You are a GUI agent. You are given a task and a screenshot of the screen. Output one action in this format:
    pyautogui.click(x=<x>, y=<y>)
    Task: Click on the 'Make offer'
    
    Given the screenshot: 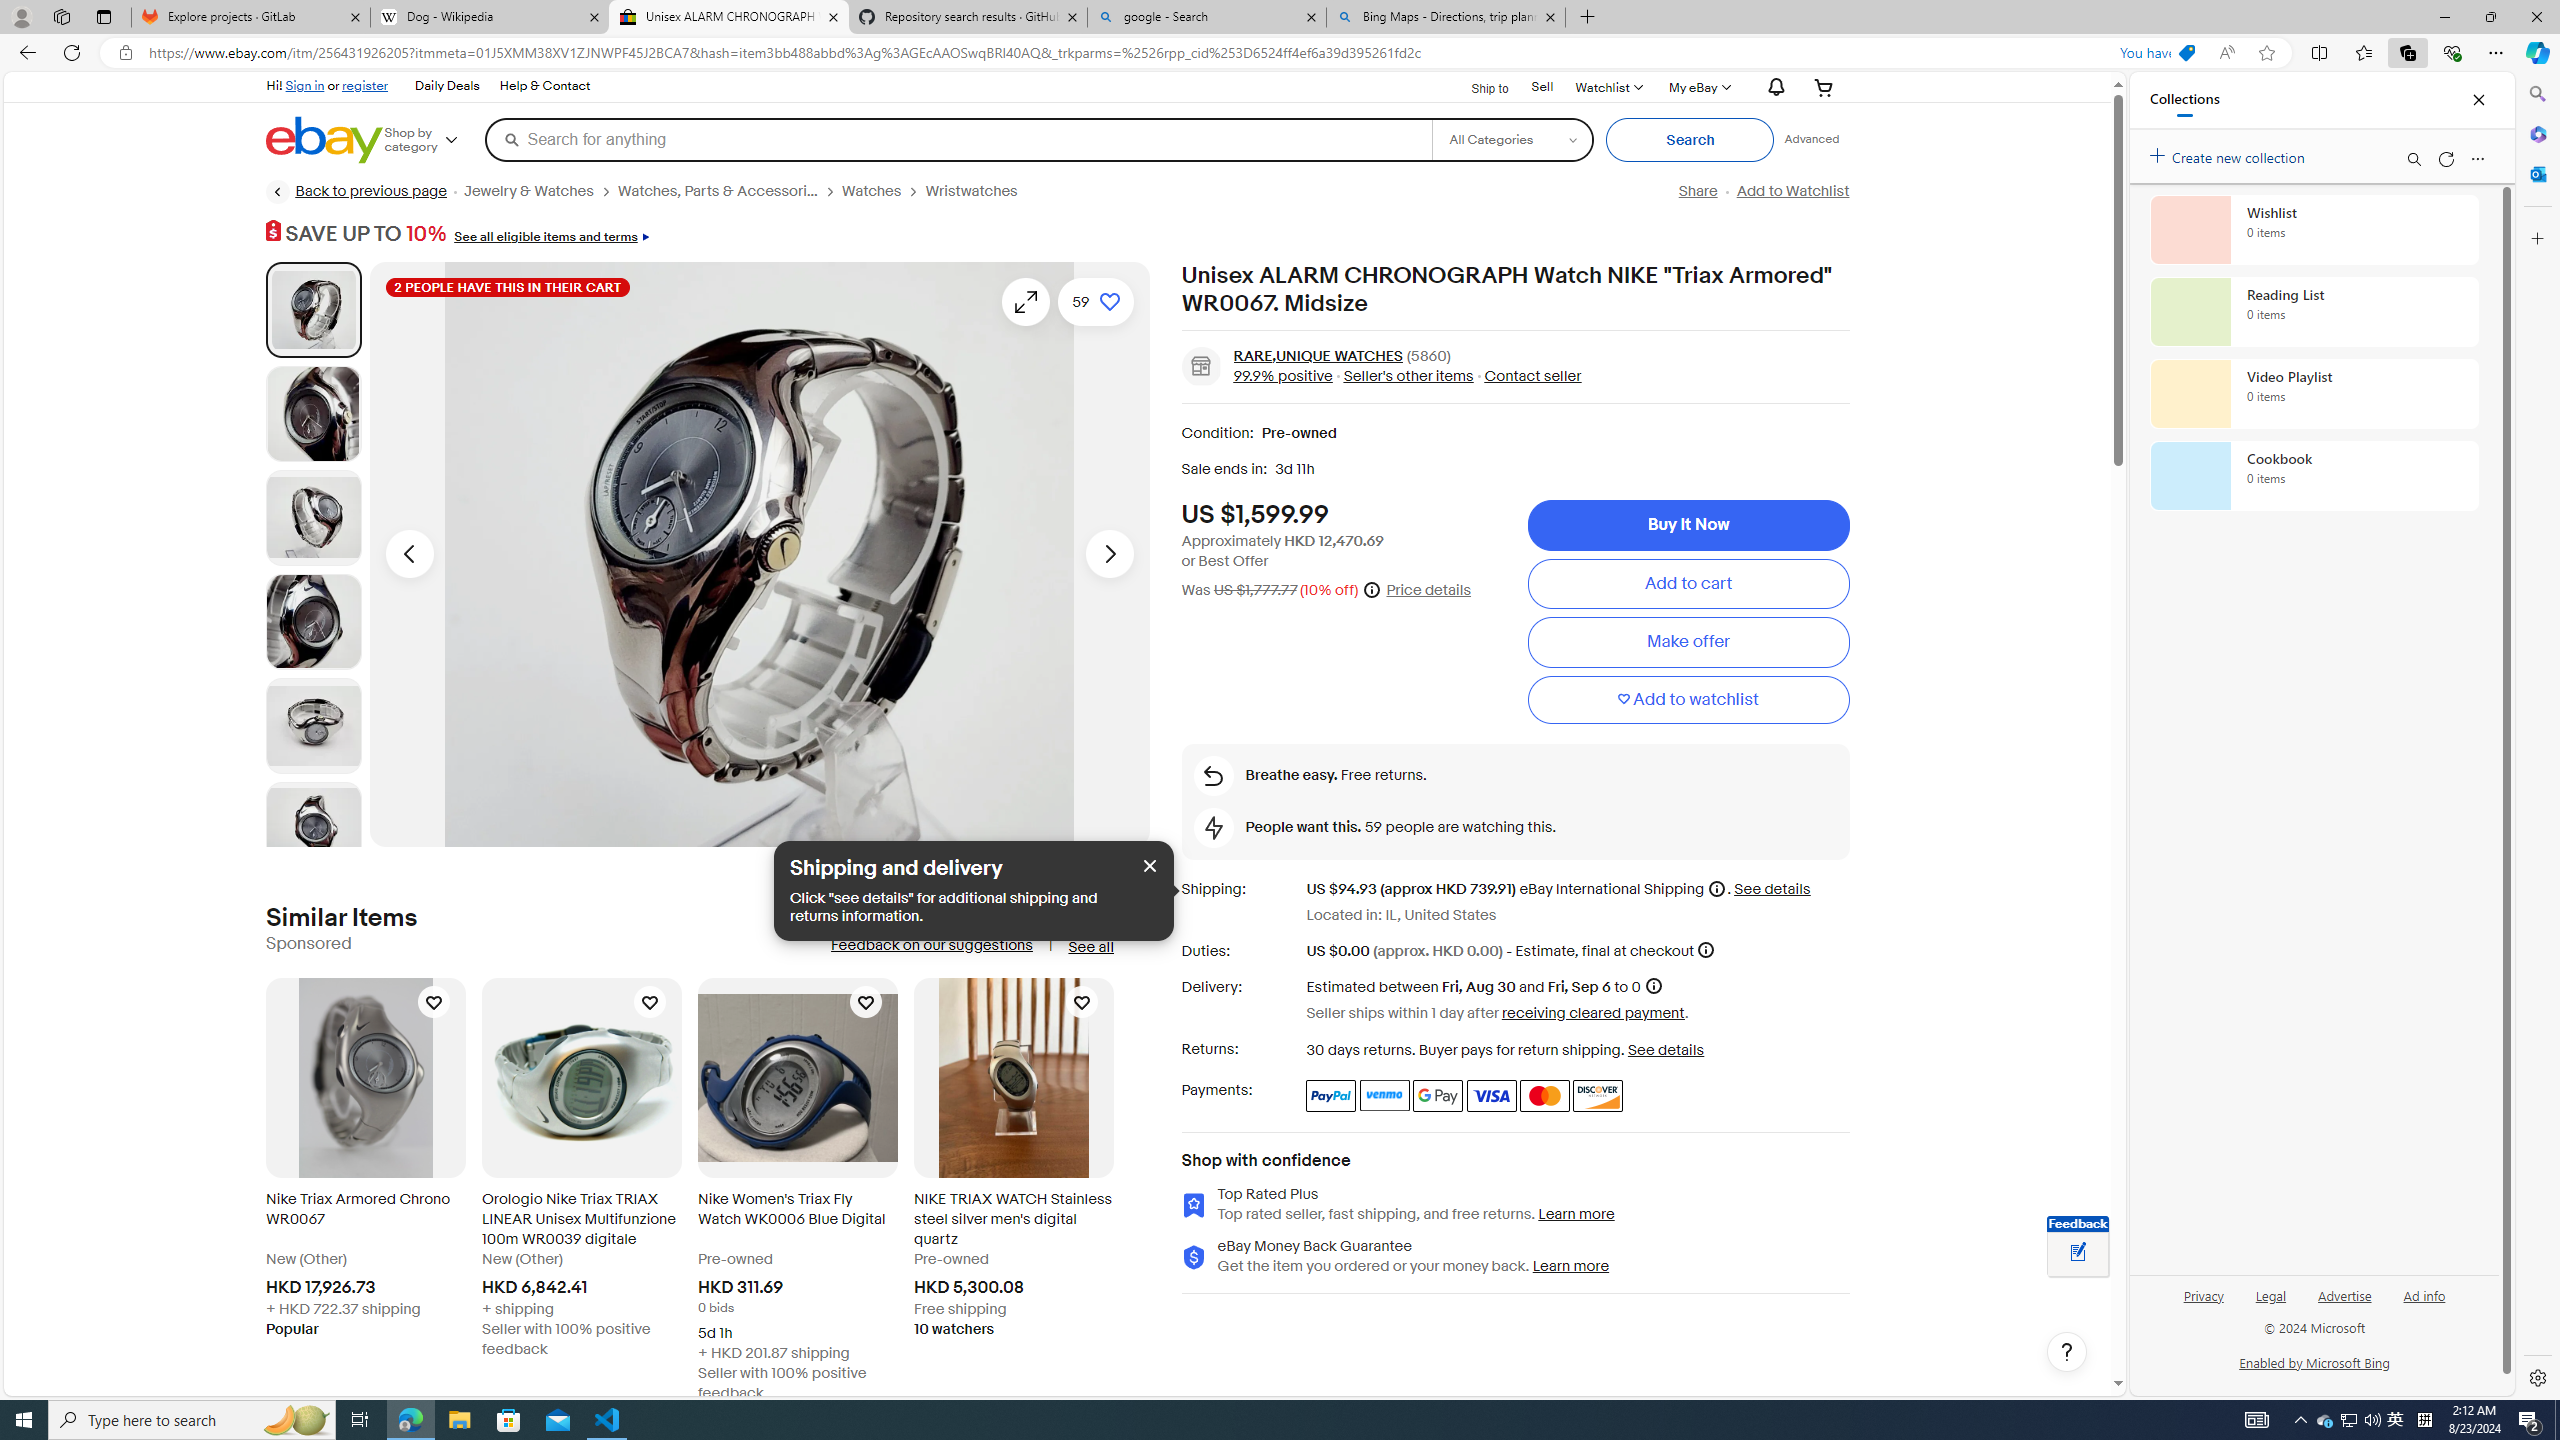 What is the action you would take?
    pyautogui.click(x=1687, y=642)
    